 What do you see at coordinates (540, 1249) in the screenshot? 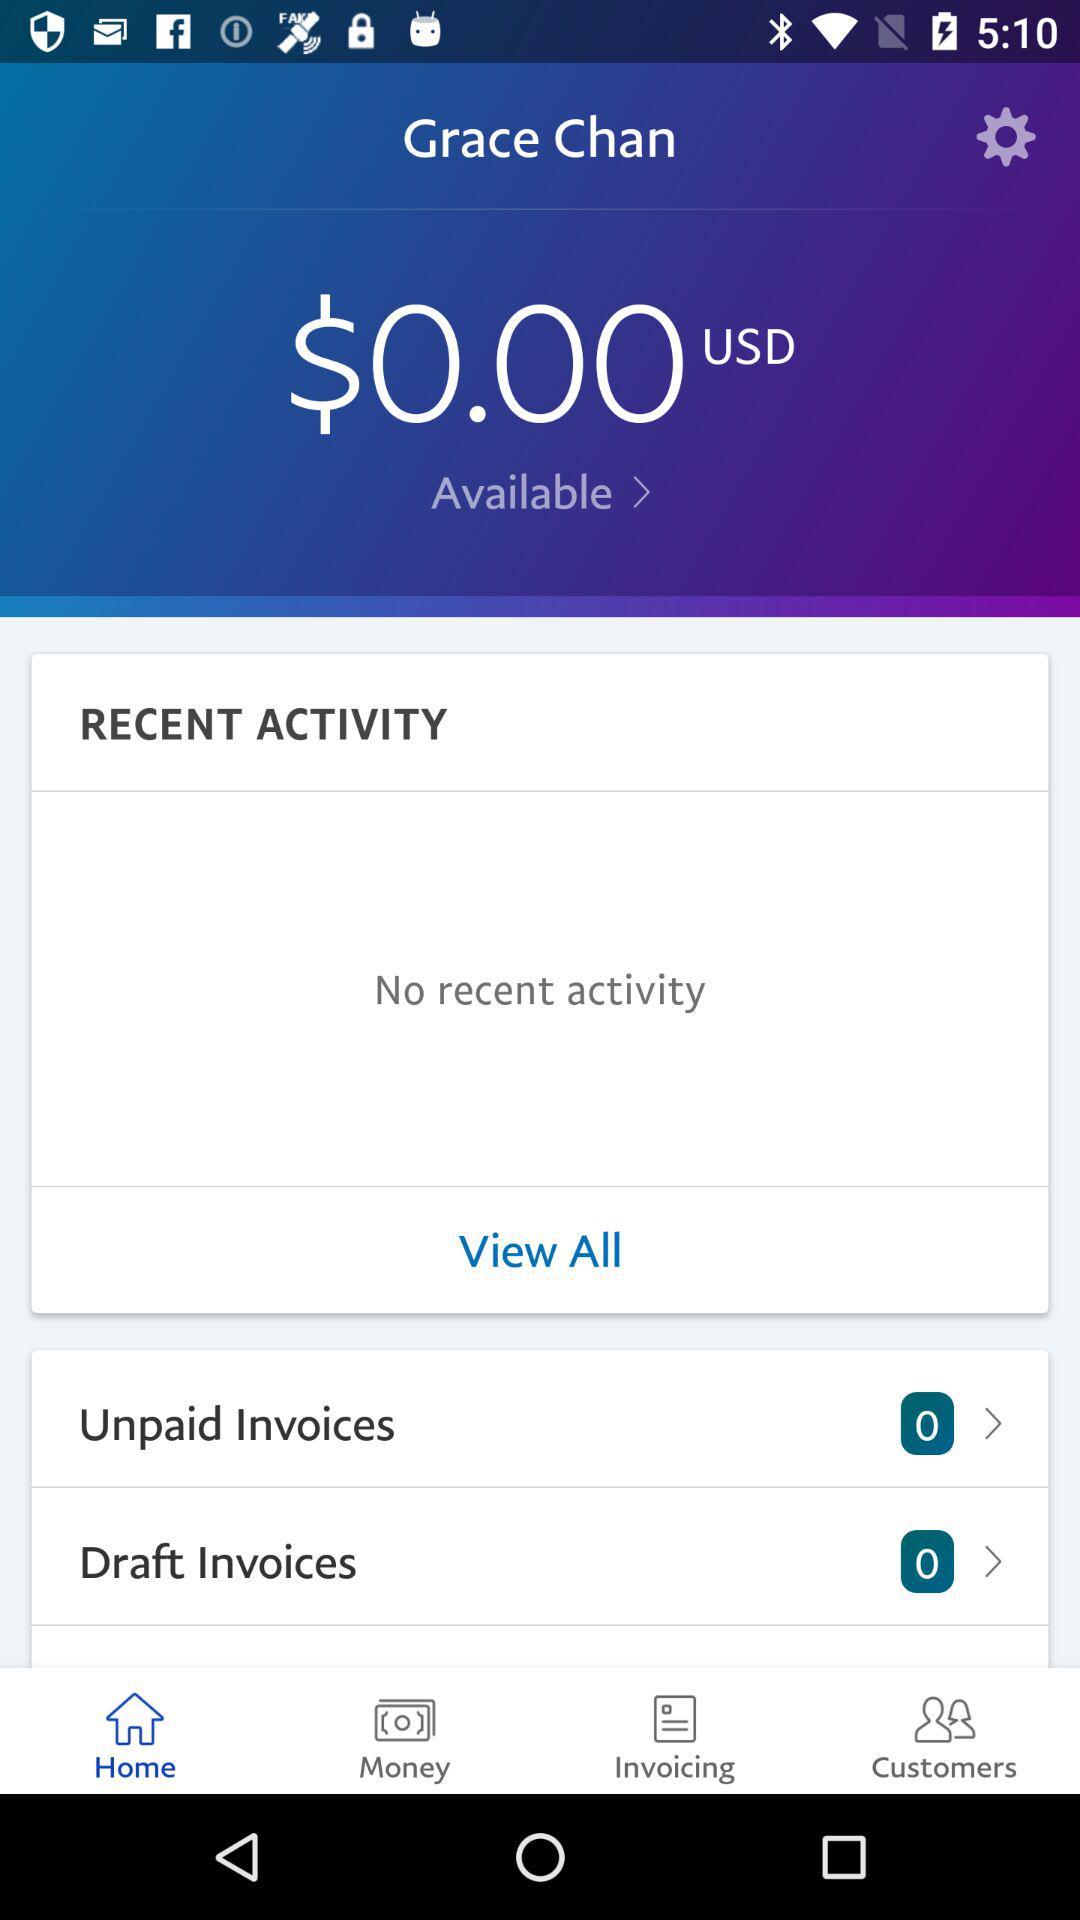
I see `view all icon` at bounding box center [540, 1249].